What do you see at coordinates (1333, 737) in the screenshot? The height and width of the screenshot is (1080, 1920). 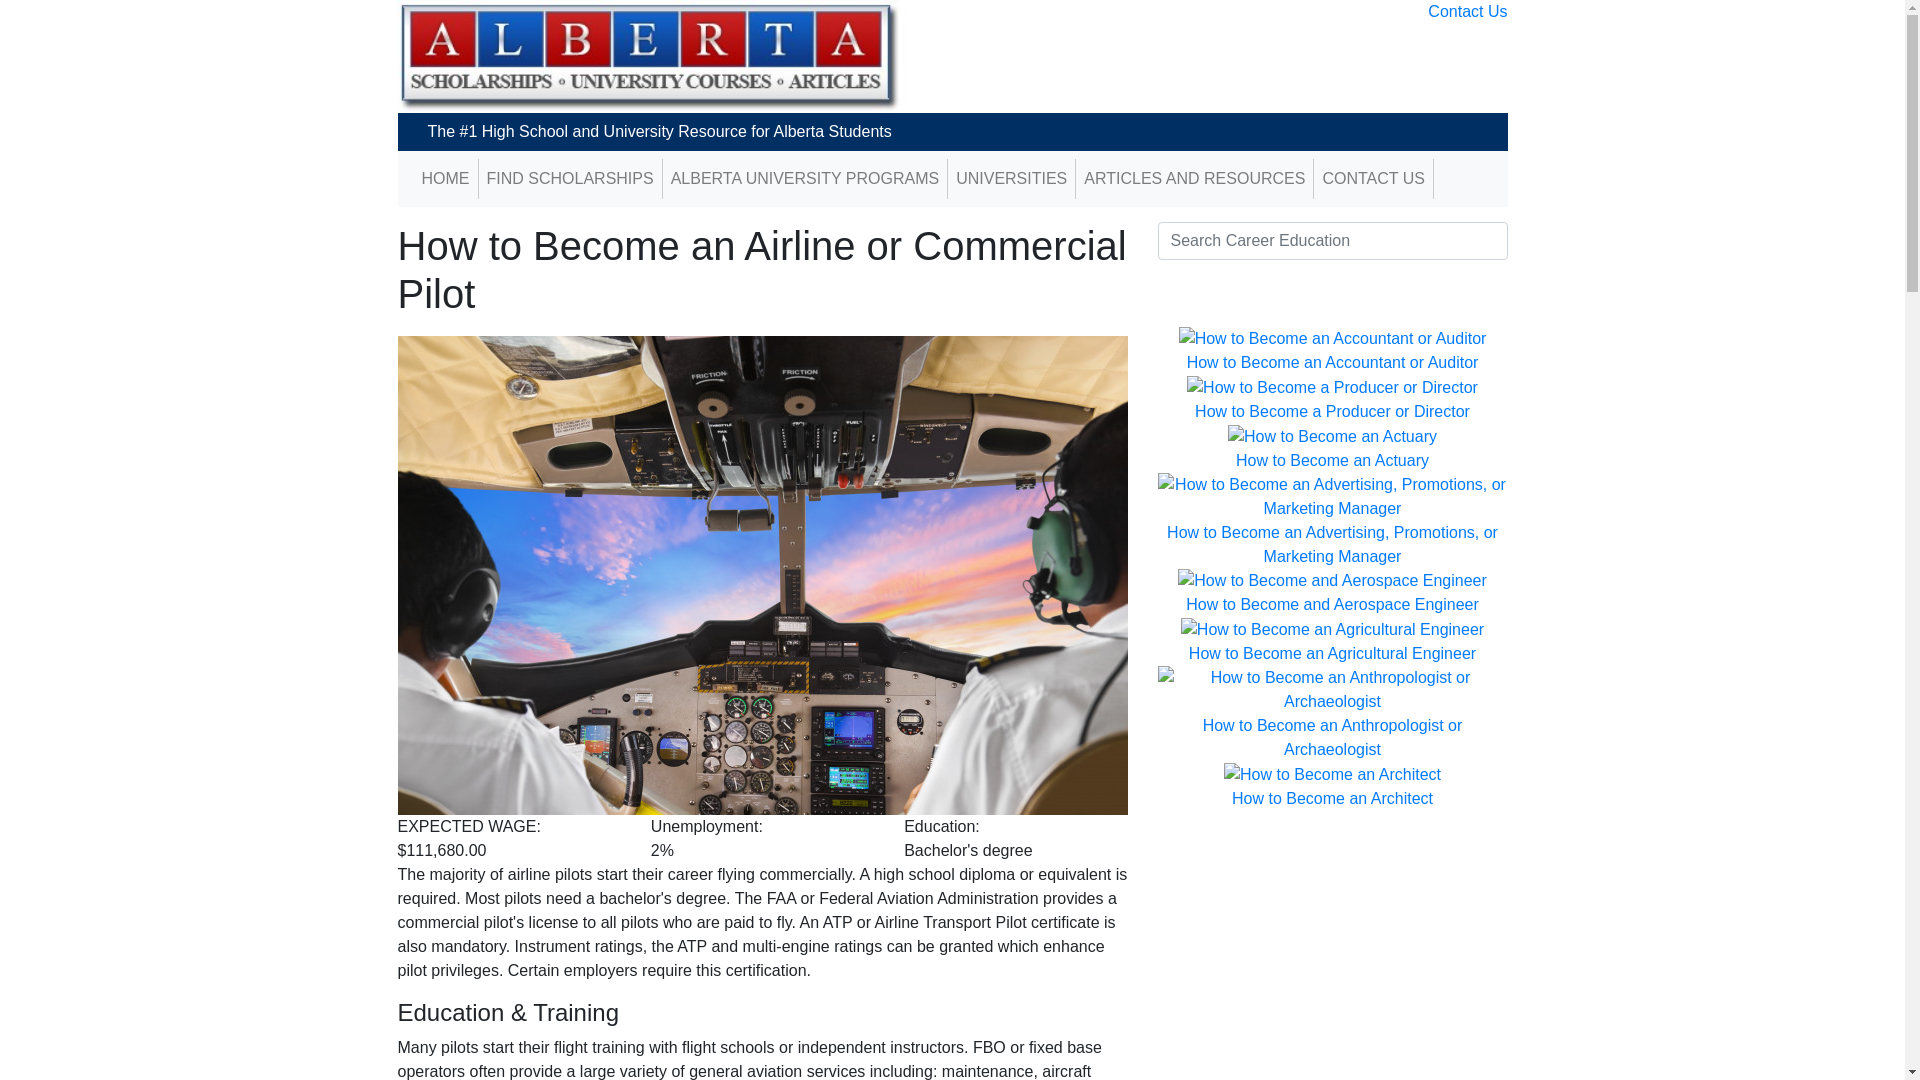 I see `'How to Become an Anthropologist or Archaeologist'` at bounding box center [1333, 737].